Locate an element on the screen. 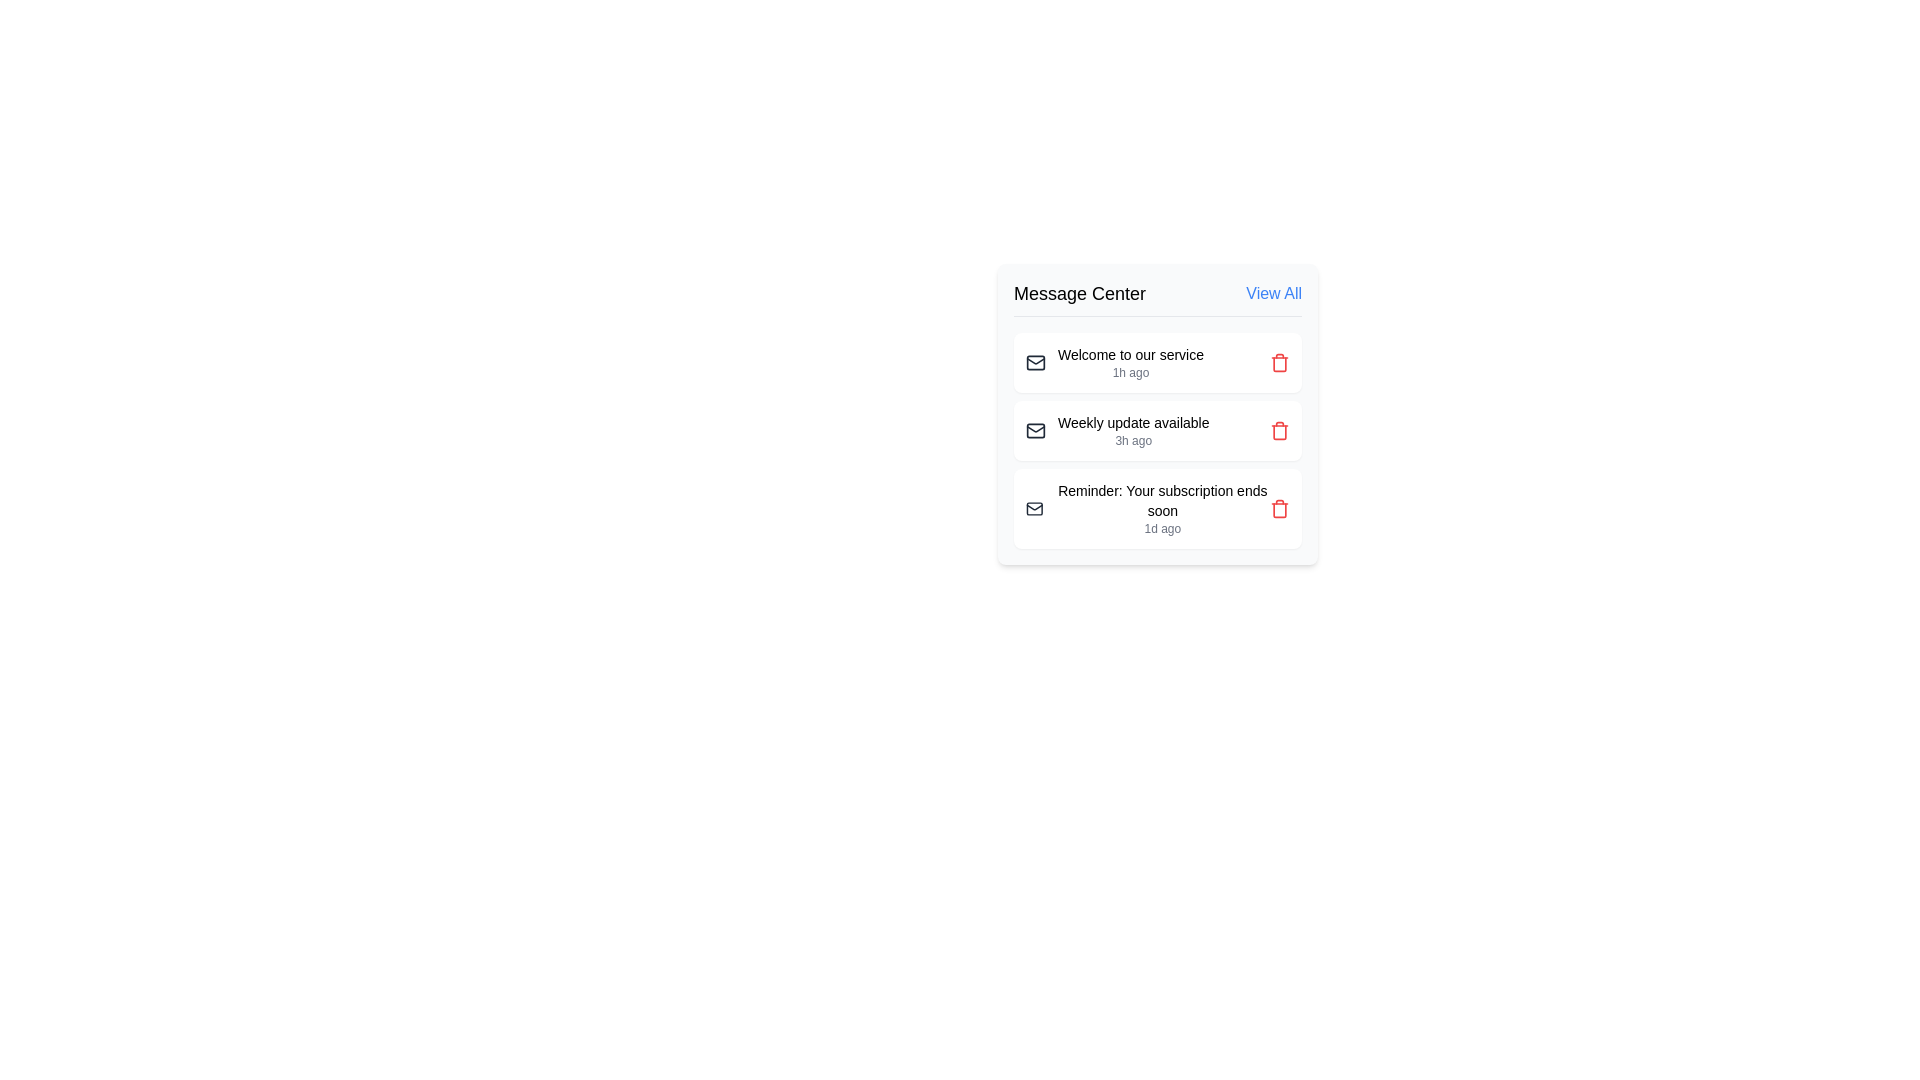  the second notification item in the 'Message Center' list is located at coordinates (1116, 430).